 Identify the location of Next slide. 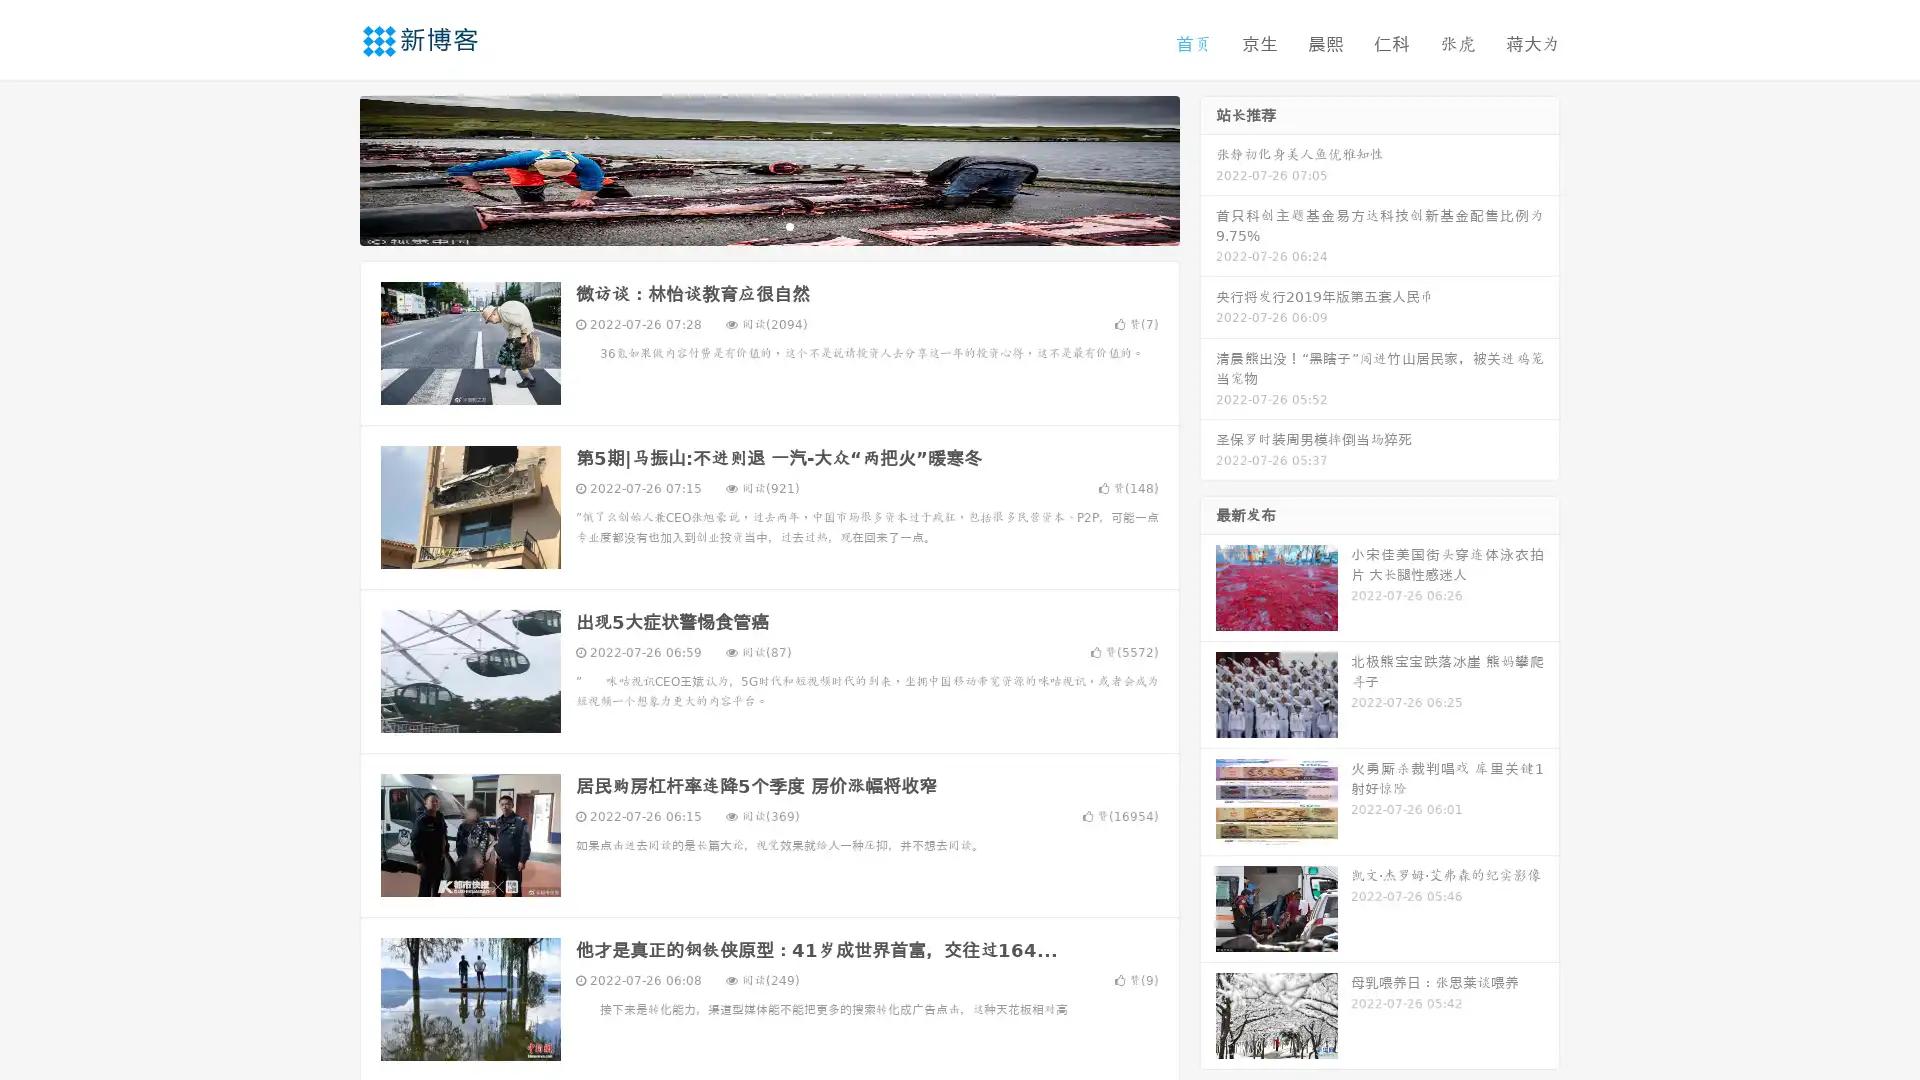
(1208, 168).